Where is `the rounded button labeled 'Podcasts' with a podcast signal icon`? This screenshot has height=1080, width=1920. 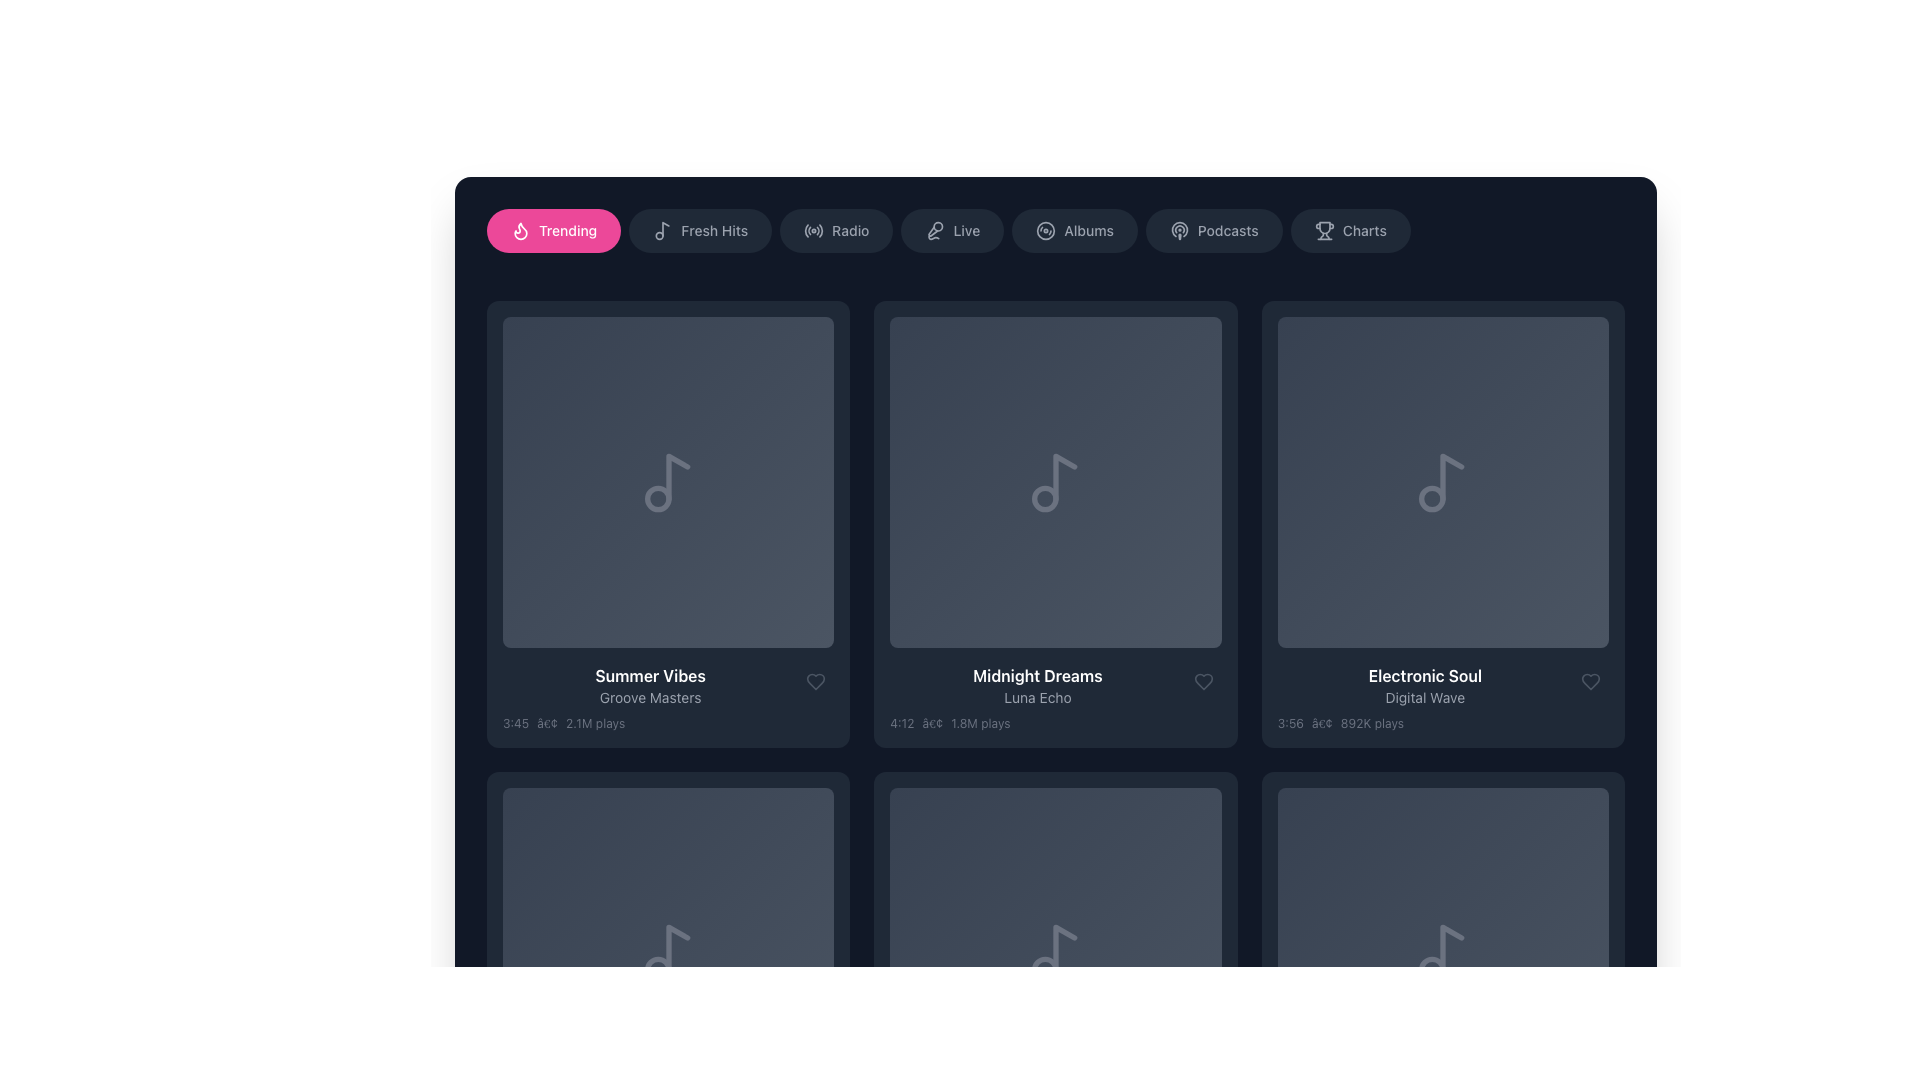
the rounded button labeled 'Podcasts' with a podcast signal icon is located at coordinates (1213, 230).